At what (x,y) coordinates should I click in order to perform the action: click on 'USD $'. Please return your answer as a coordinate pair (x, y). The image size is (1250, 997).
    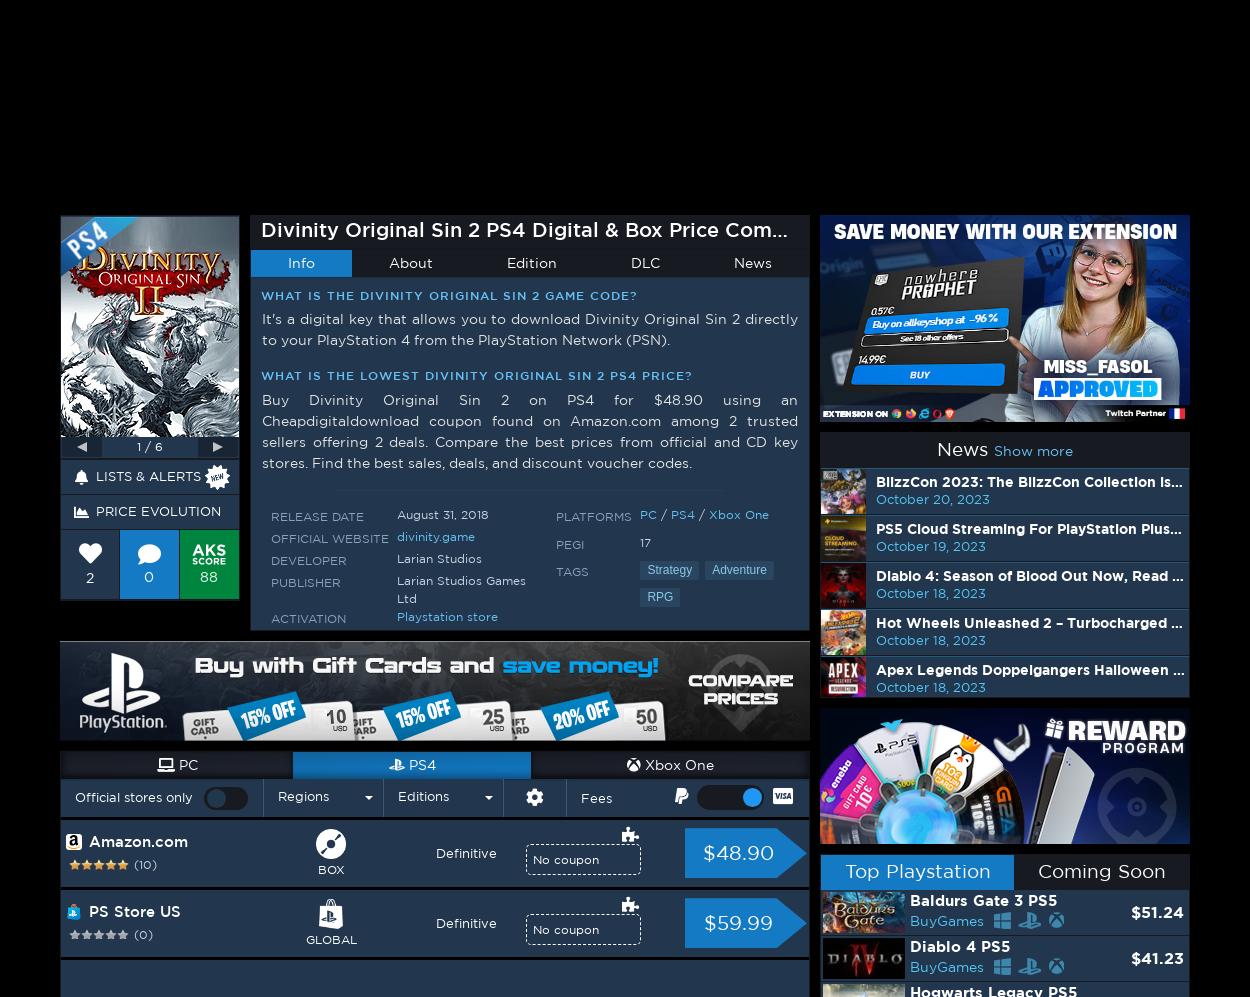
    Looking at the image, I should click on (1115, 25).